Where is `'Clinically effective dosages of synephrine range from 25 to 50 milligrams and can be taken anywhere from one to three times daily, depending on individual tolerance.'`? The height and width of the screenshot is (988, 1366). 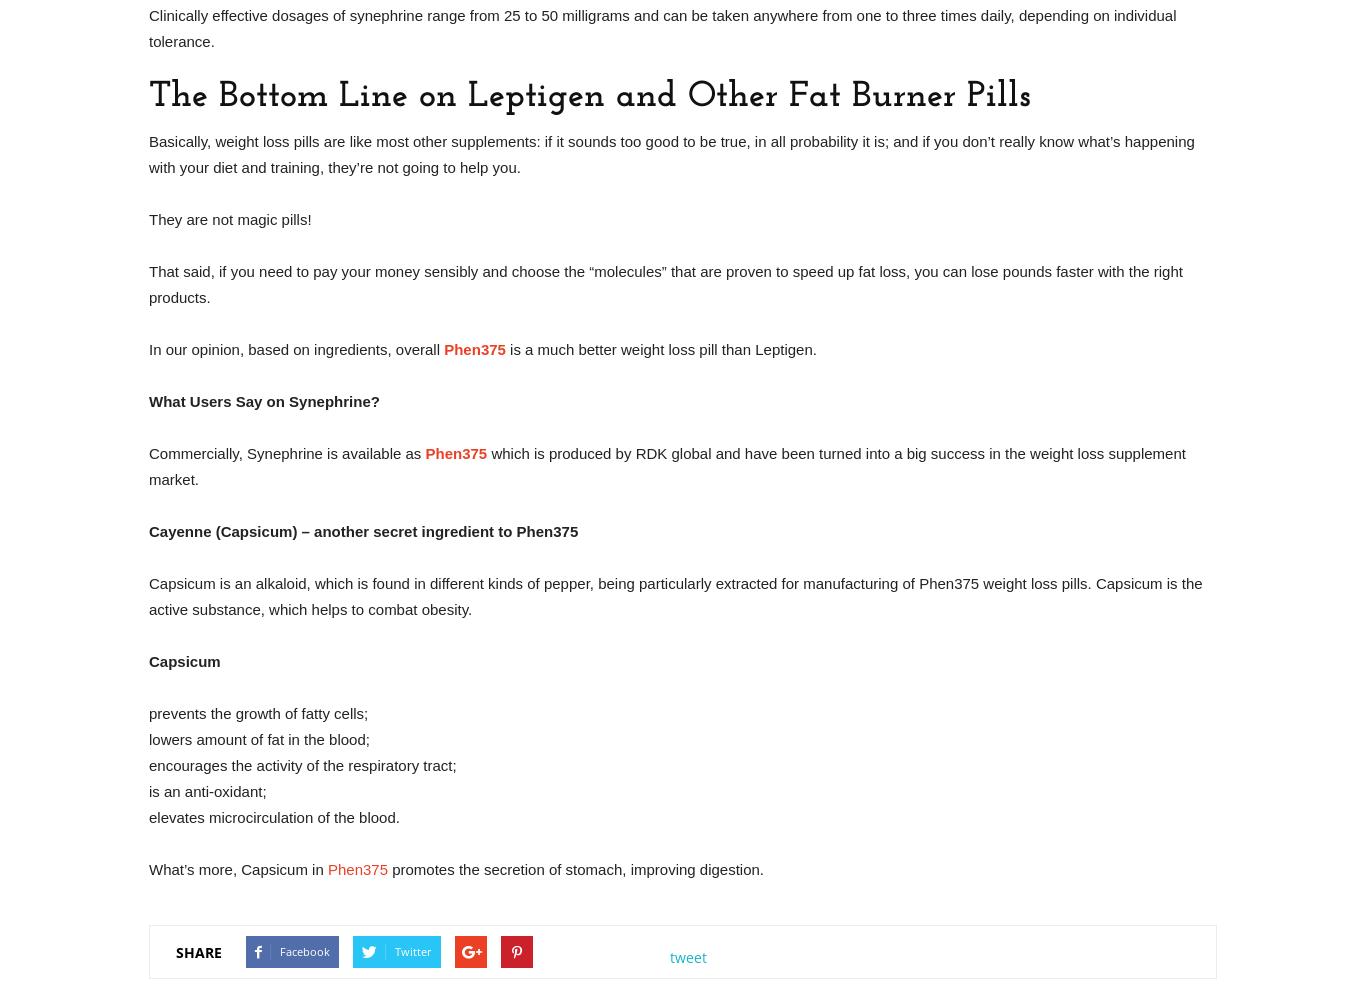 'Clinically effective dosages of synephrine range from 25 to 50 milligrams and can be taken anywhere from one to three times daily, depending on individual tolerance.' is located at coordinates (661, 27).